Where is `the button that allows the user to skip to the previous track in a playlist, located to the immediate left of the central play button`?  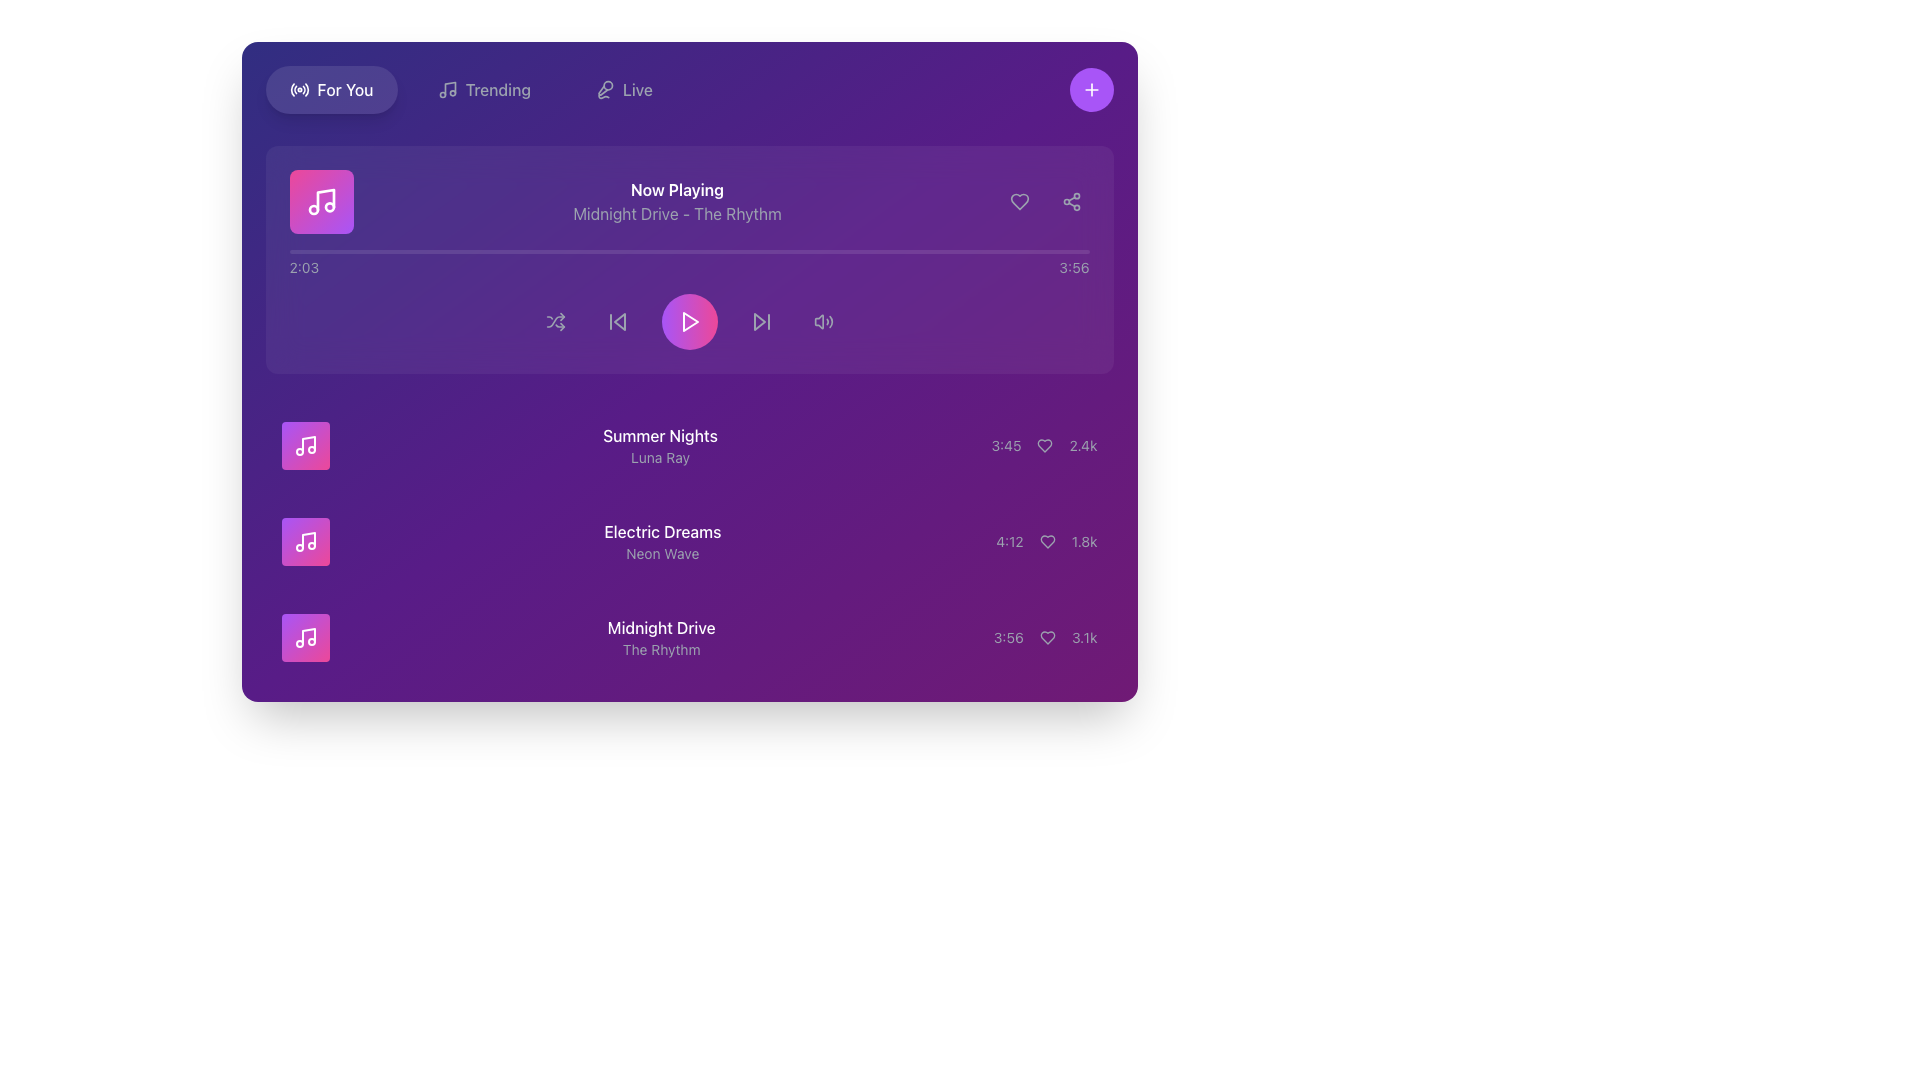
the button that allows the user to skip to the previous track in a playlist, located to the immediate left of the central play button is located at coordinates (616, 320).